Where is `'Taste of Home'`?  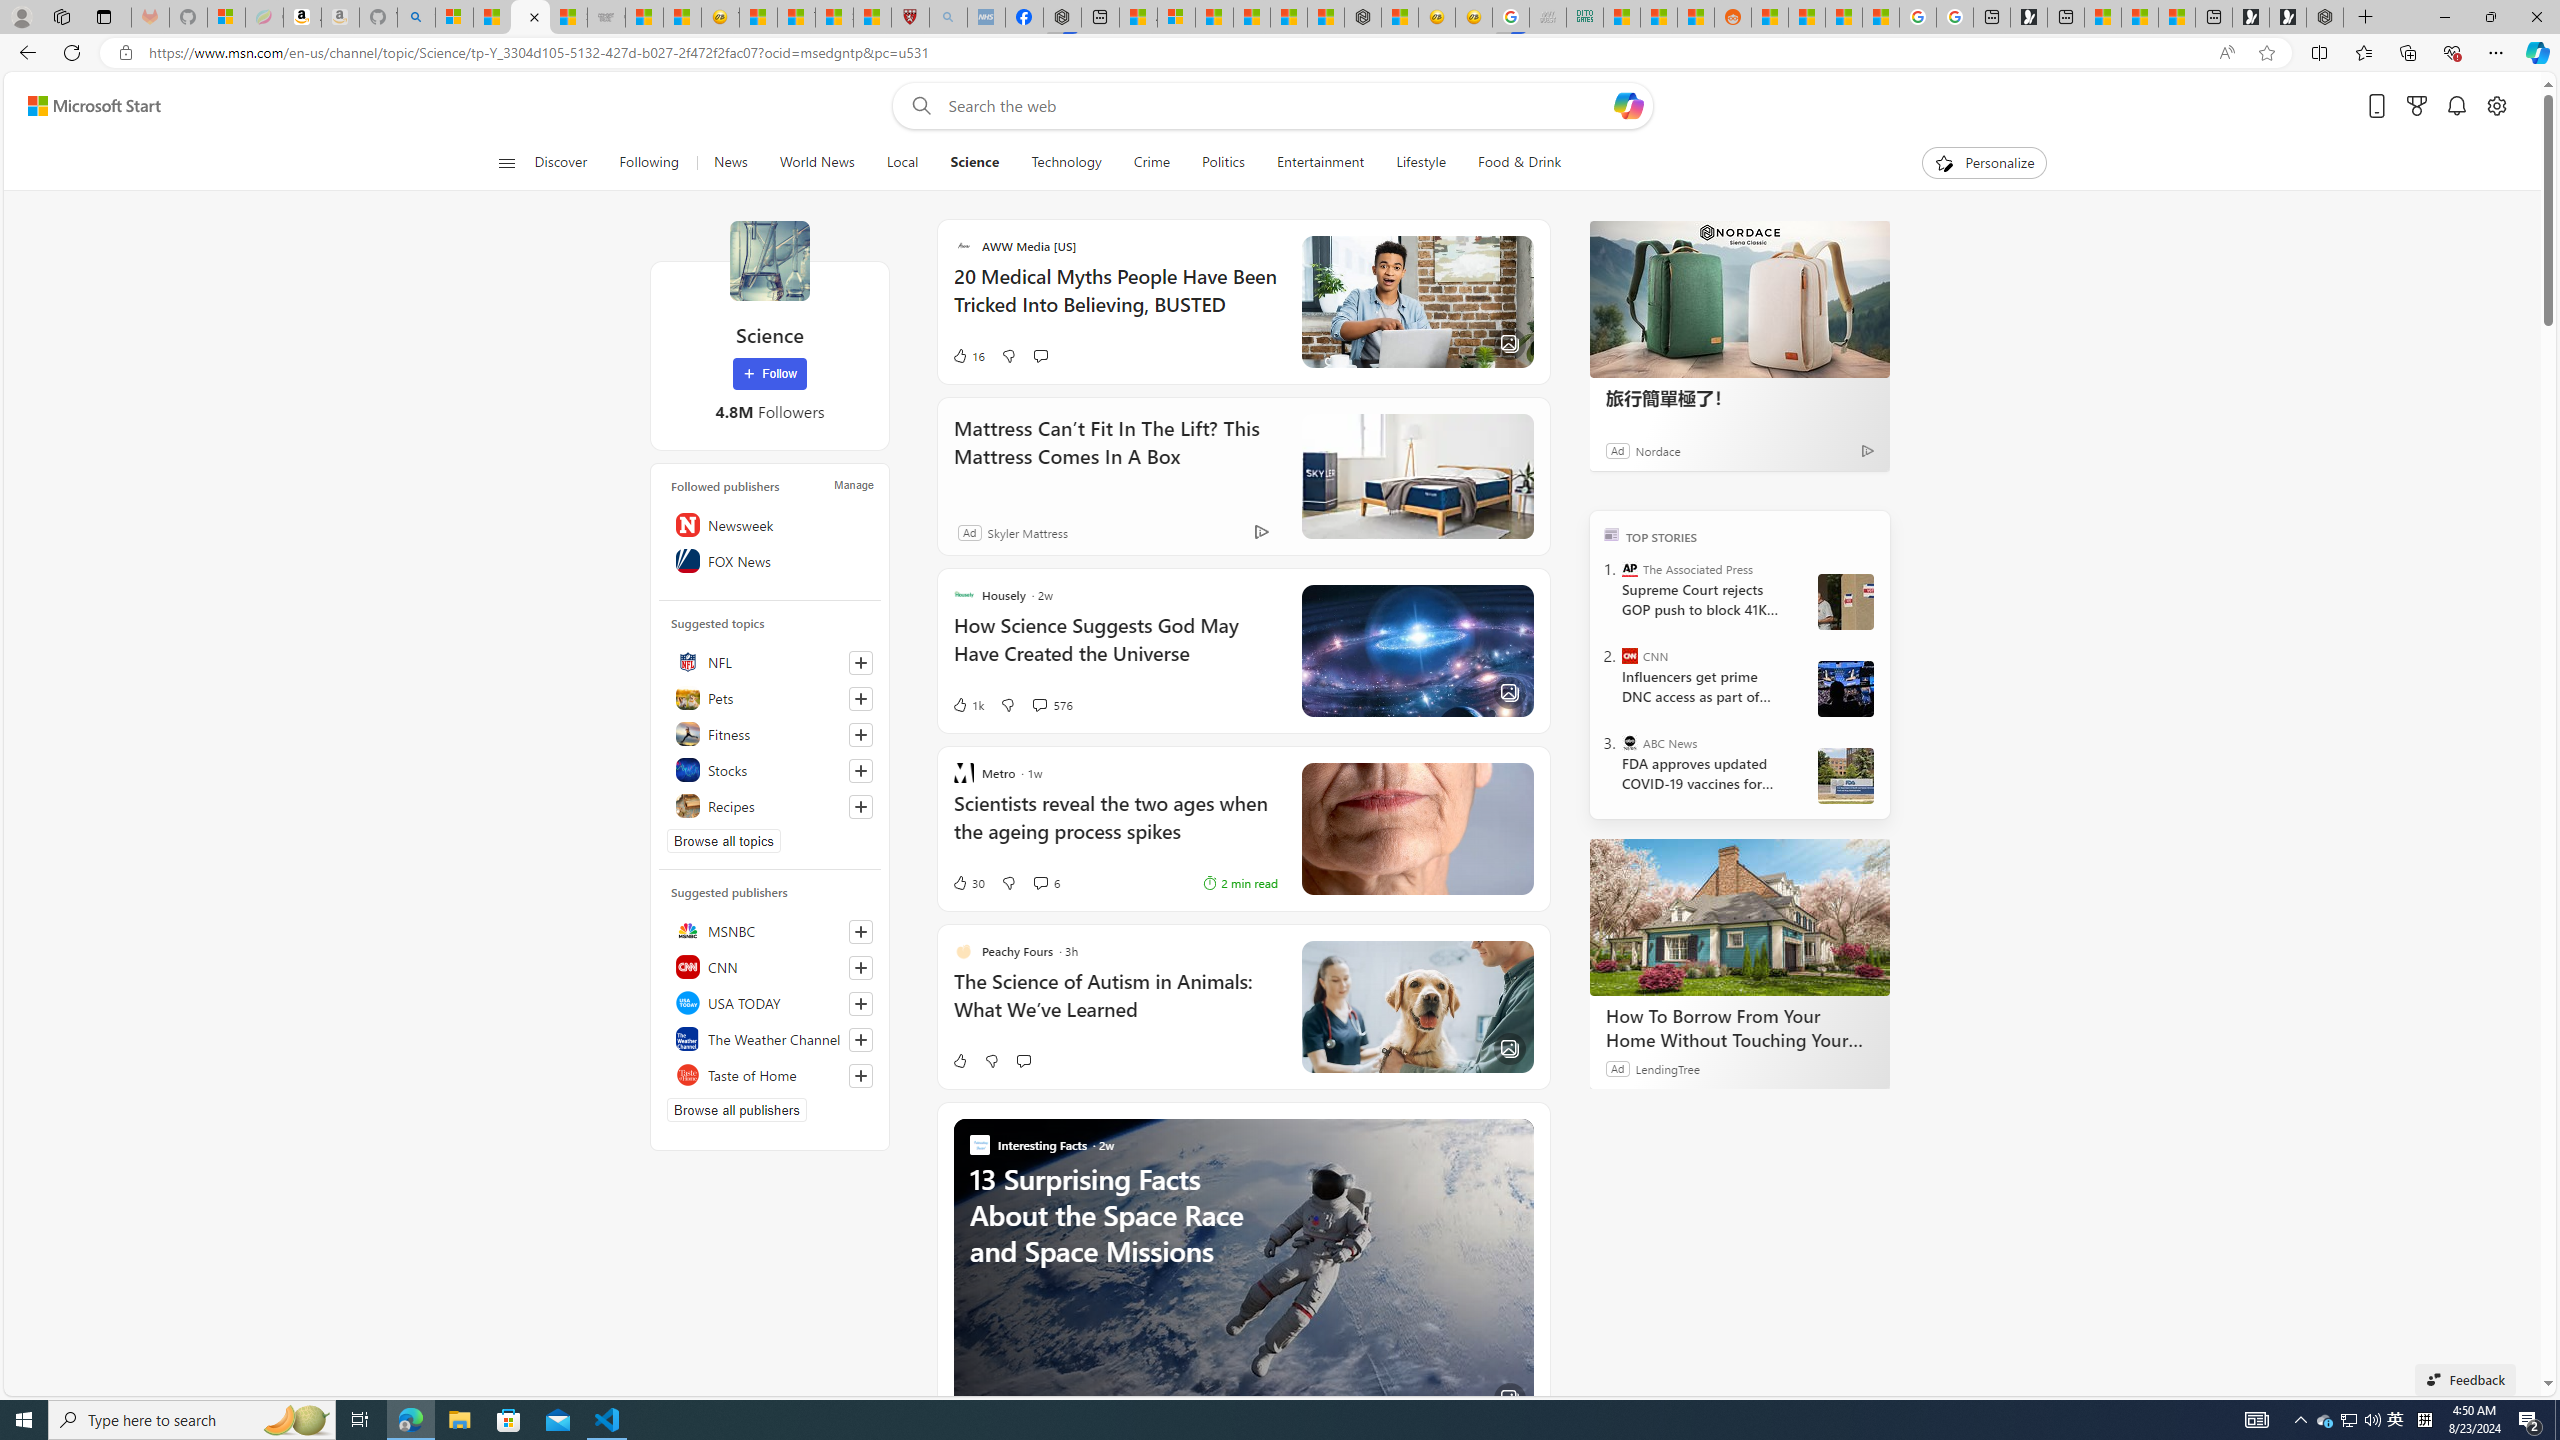 'Taste of Home' is located at coordinates (770, 1073).